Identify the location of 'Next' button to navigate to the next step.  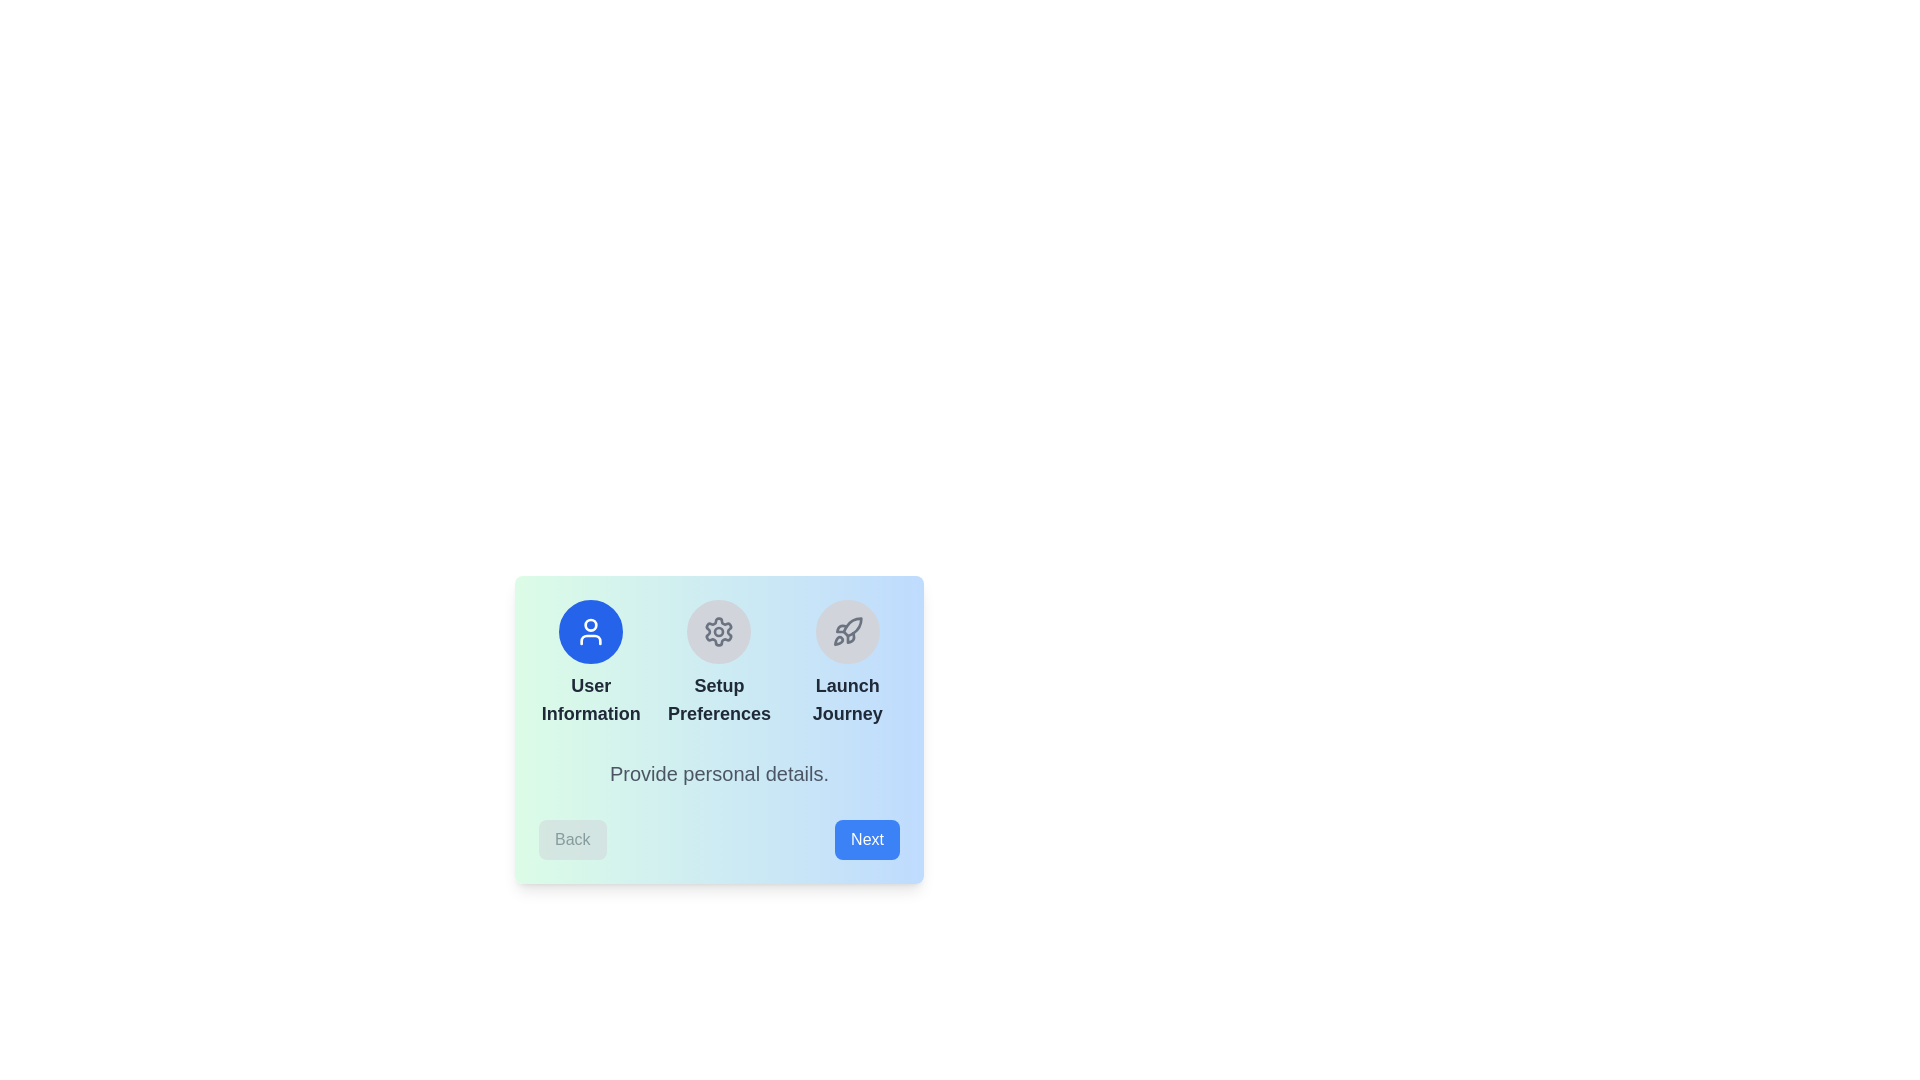
(867, 840).